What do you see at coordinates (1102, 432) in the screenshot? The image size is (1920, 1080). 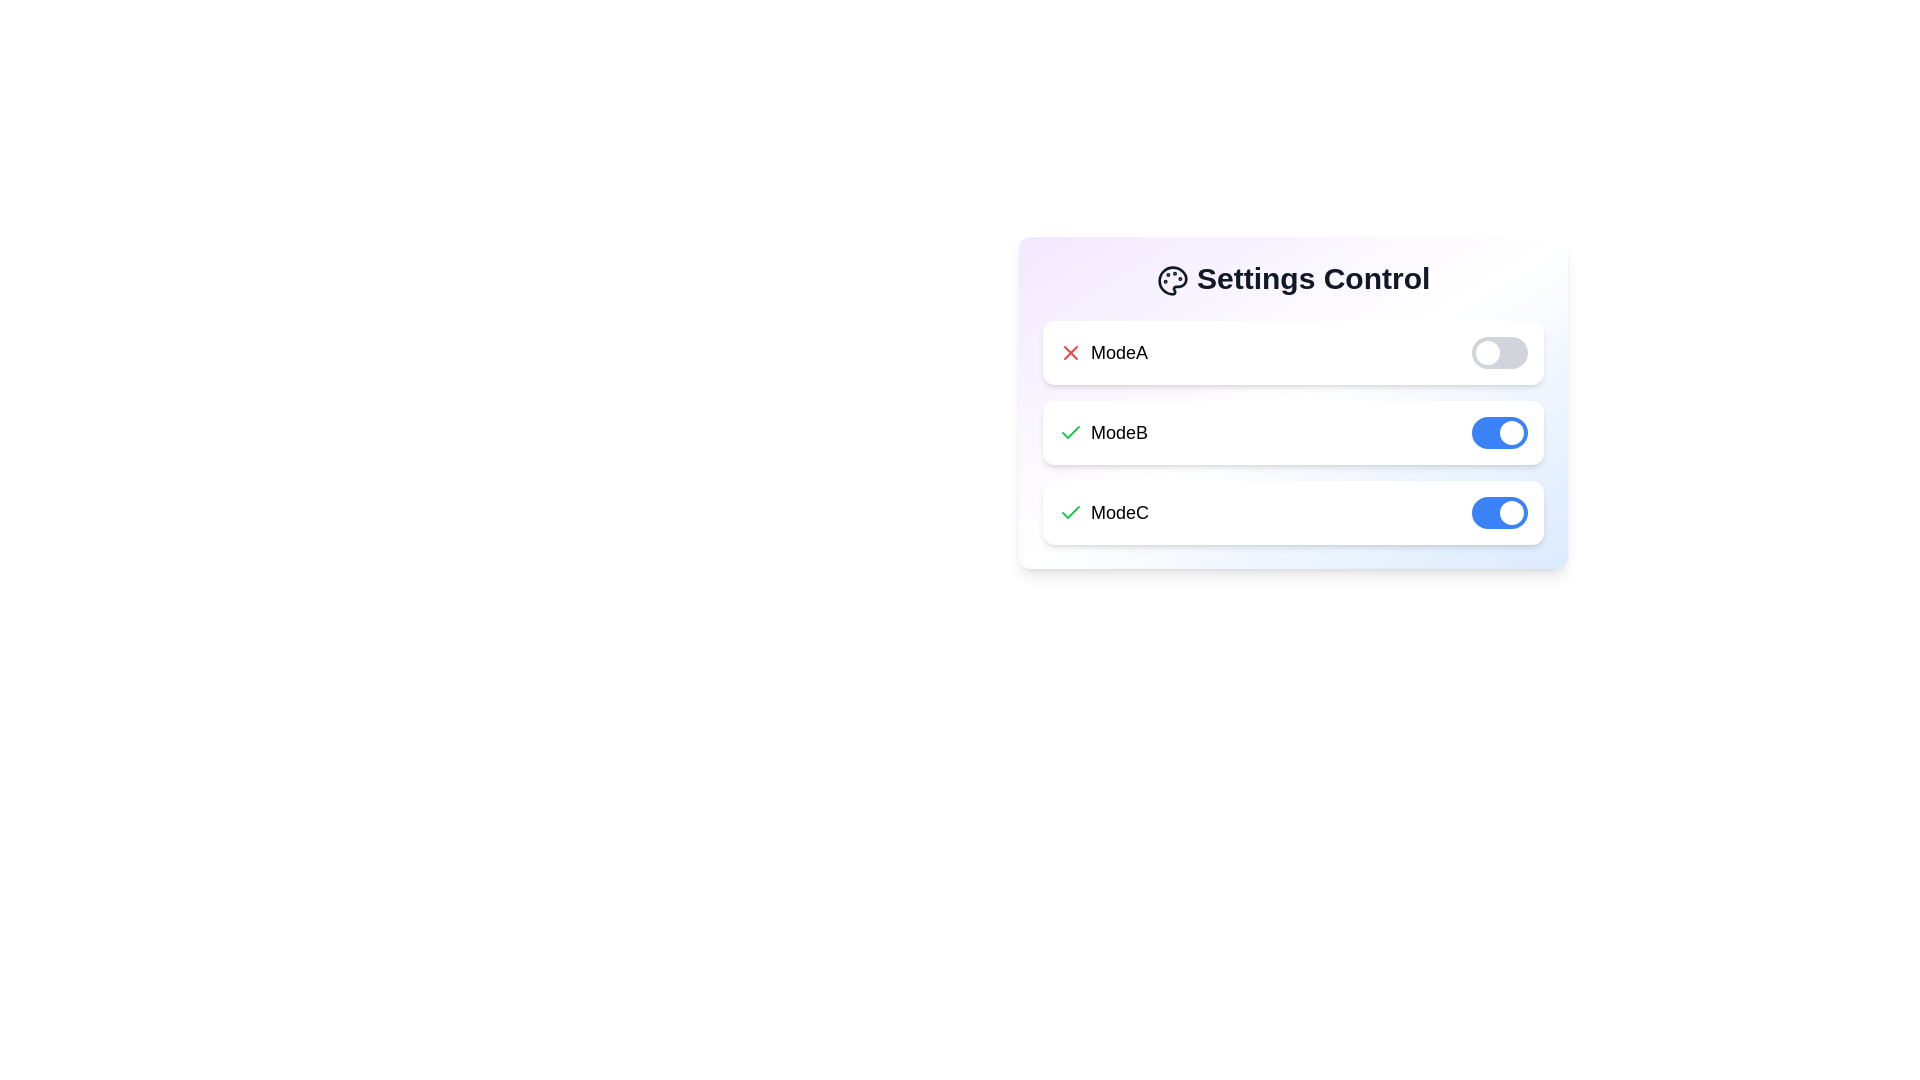 I see `displayed text of the 'ModeB' label, which is the second item in a list of options indicating the name of this specific setting` at bounding box center [1102, 432].